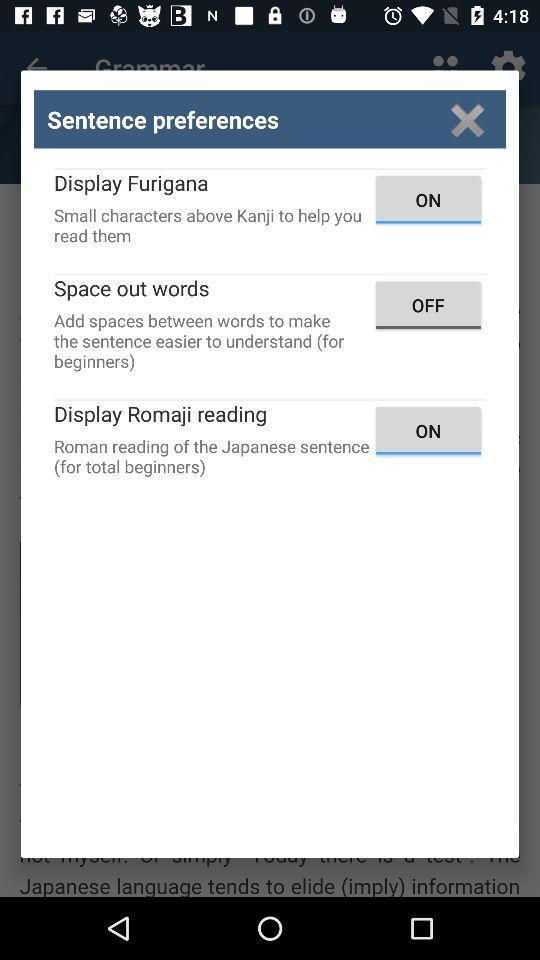 The width and height of the screenshot is (540, 960). What do you see at coordinates (467, 120) in the screenshot?
I see `deselect sentence preferences` at bounding box center [467, 120].